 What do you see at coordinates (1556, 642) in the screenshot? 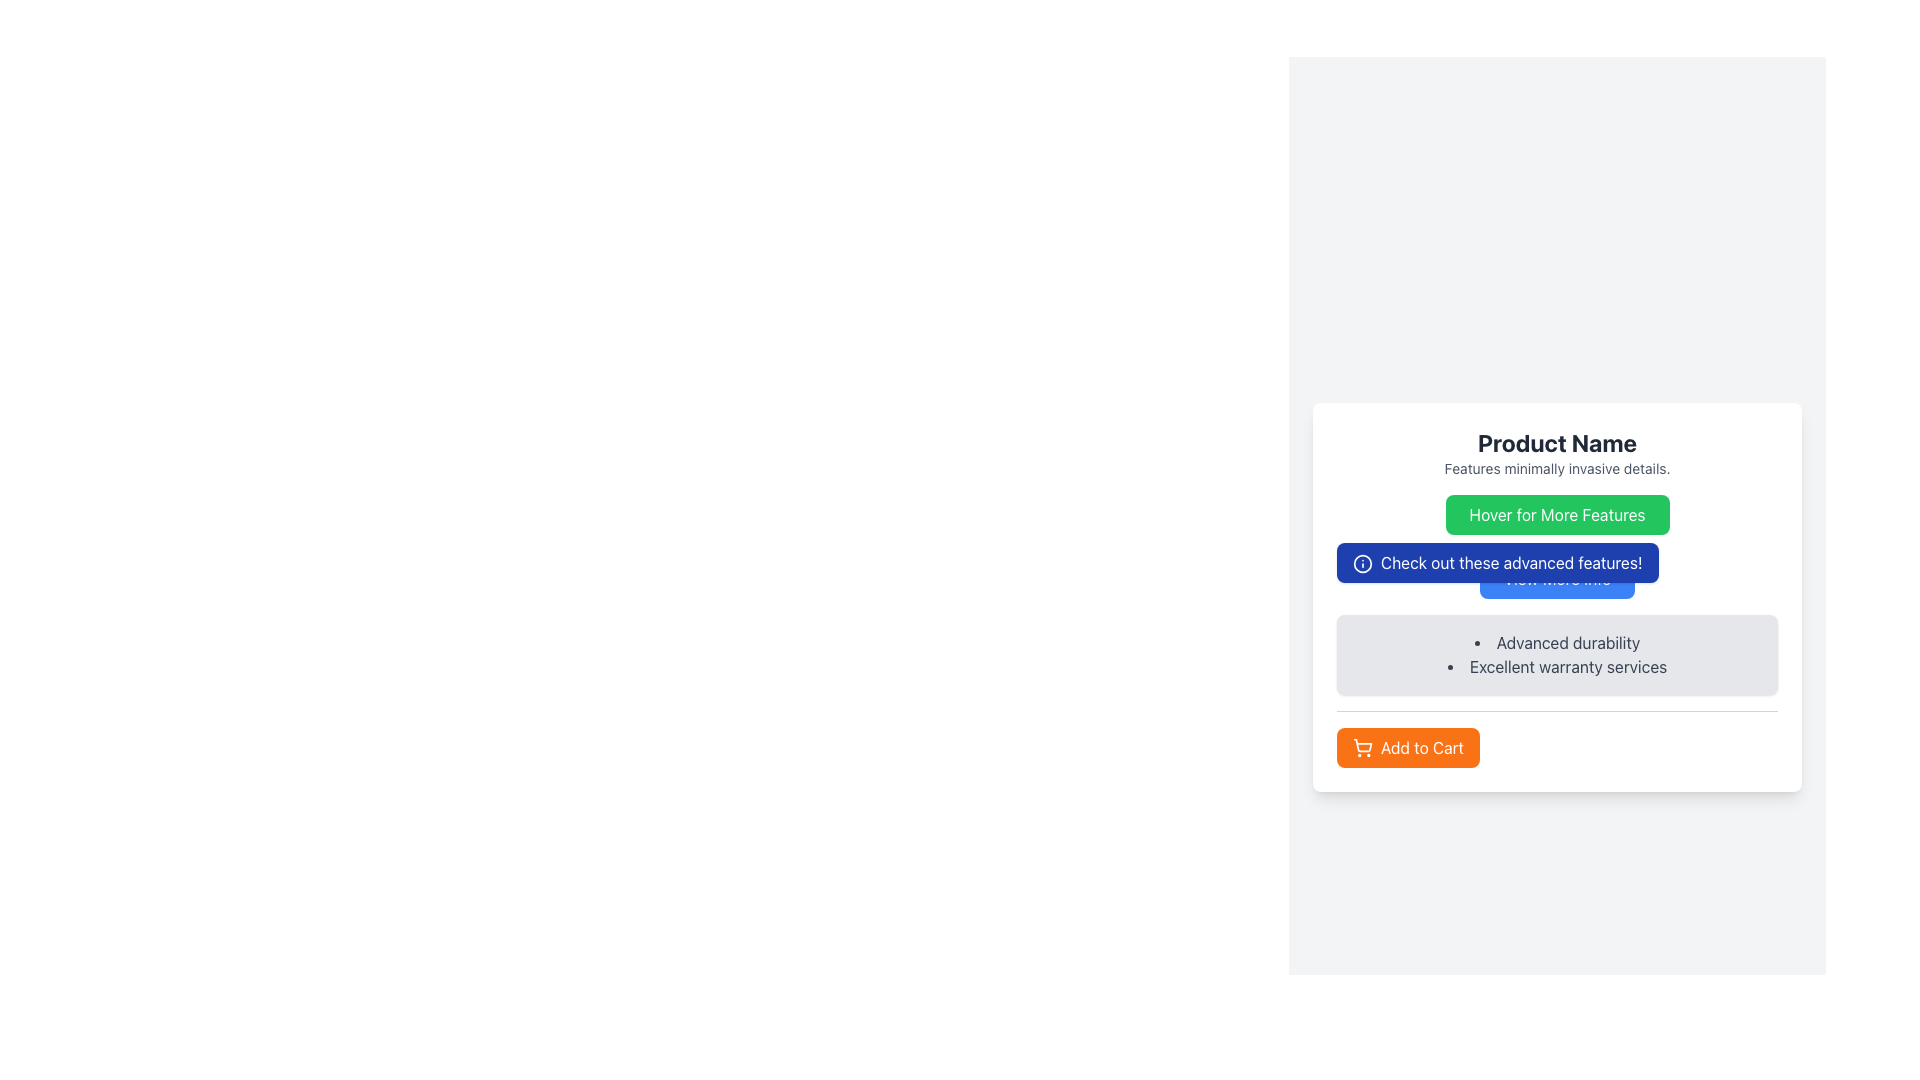
I see `the static text element reading 'Advanced durability' which is the first item in a bullet-pointed list, located in the middle section of a card-like structure` at bounding box center [1556, 642].